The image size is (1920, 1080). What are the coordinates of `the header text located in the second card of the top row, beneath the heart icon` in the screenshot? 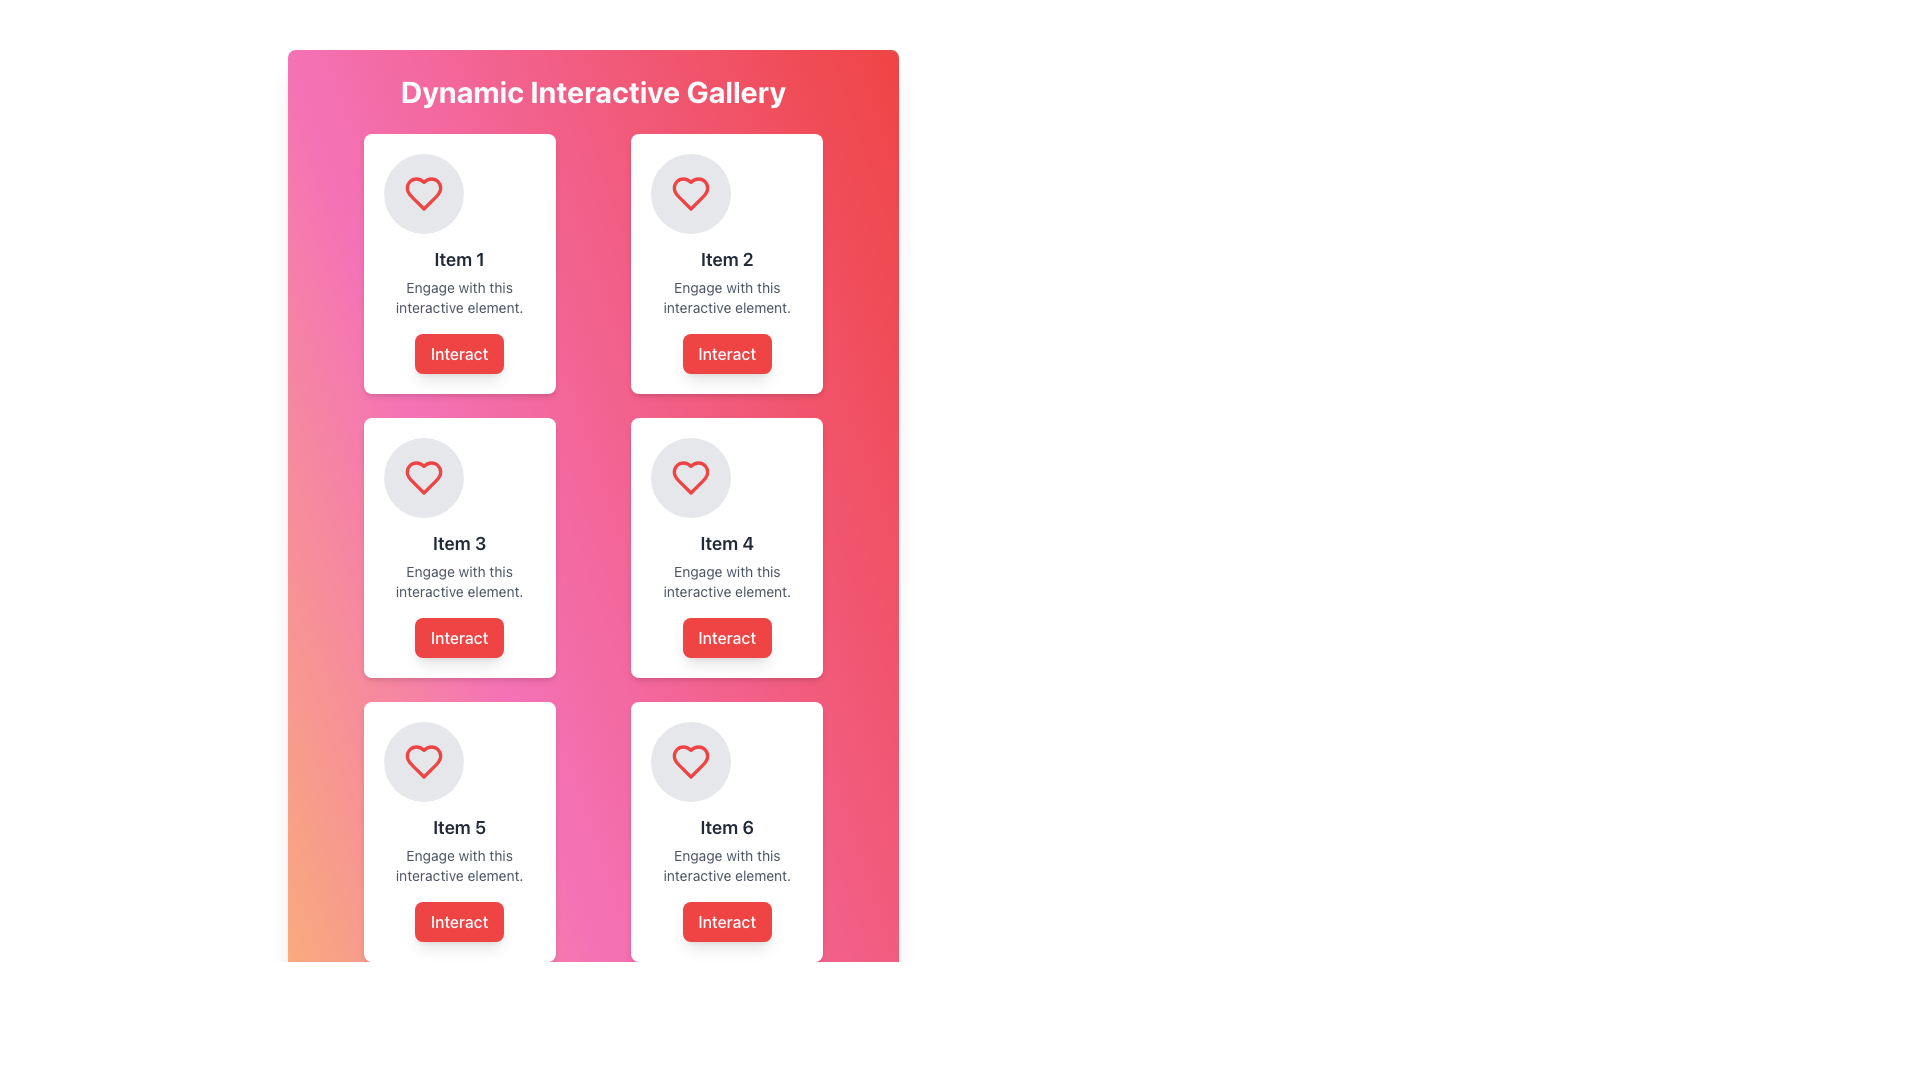 It's located at (726, 258).